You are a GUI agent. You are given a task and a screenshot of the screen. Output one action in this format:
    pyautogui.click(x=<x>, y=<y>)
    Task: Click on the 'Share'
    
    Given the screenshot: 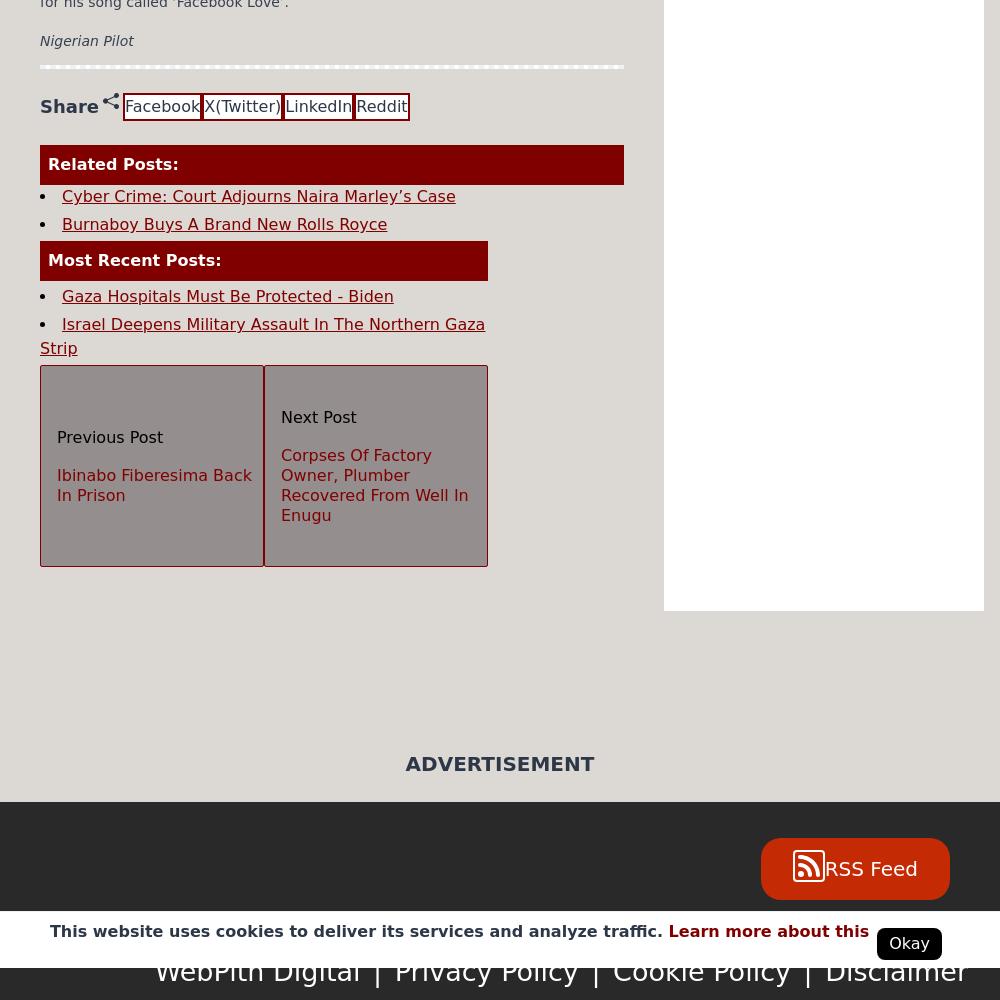 What is the action you would take?
    pyautogui.click(x=68, y=105)
    